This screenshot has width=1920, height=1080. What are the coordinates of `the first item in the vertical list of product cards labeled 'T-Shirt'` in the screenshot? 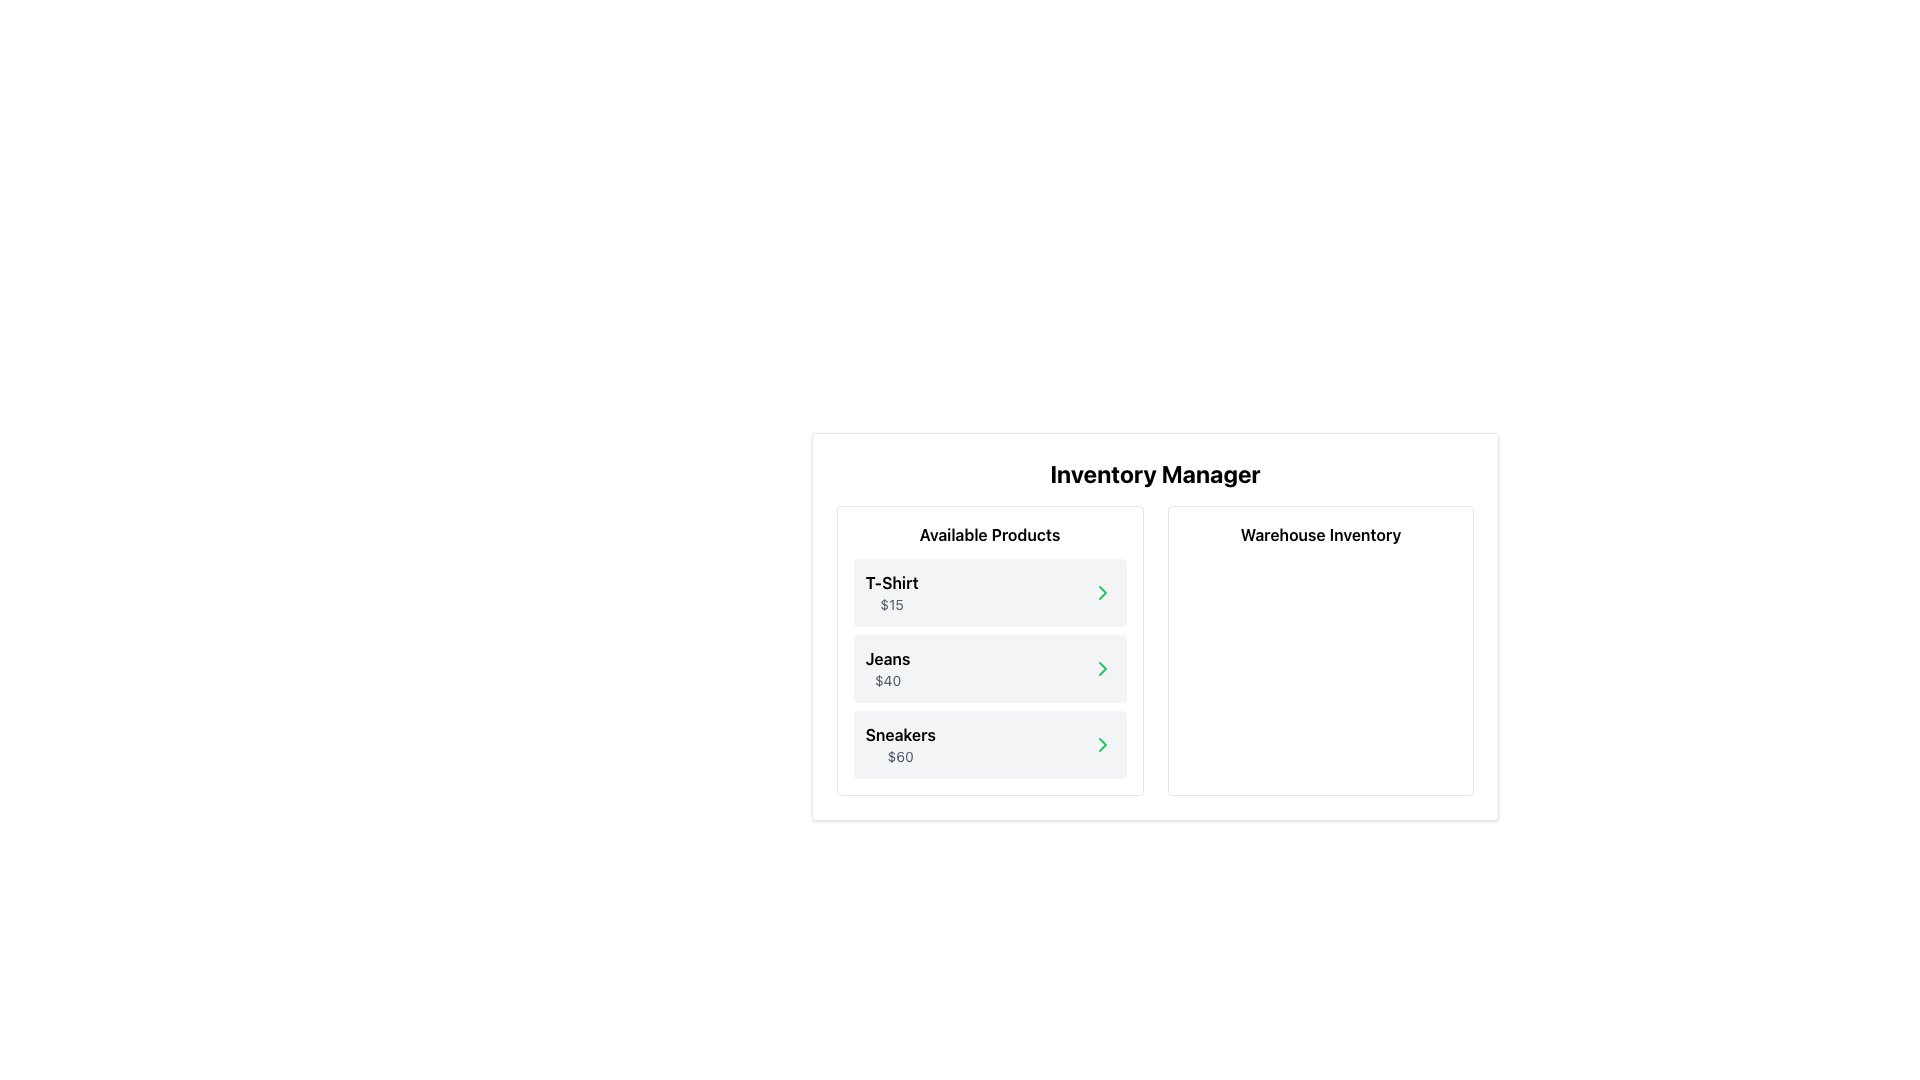 It's located at (990, 592).